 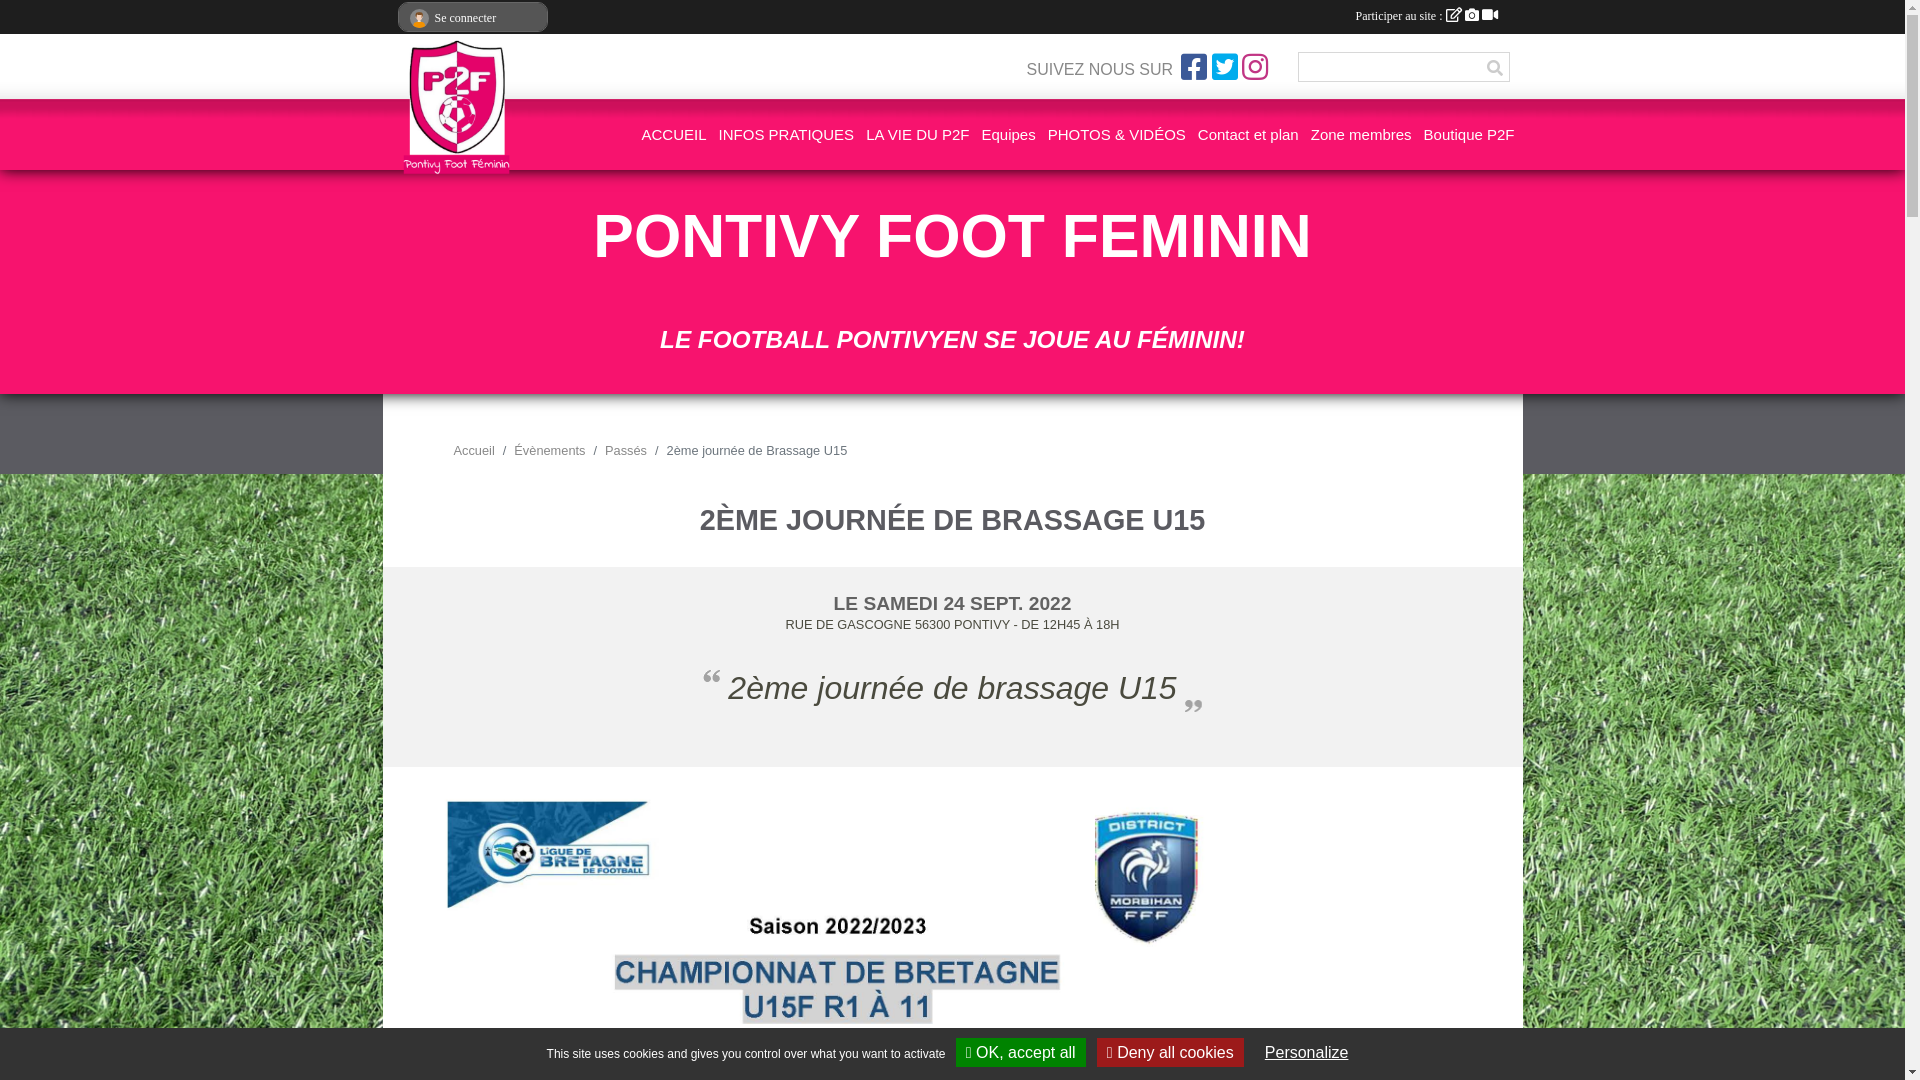 What do you see at coordinates (674, 134) in the screenshot?
I see `'ACCUEIL'` at bounding box center [674, 134].